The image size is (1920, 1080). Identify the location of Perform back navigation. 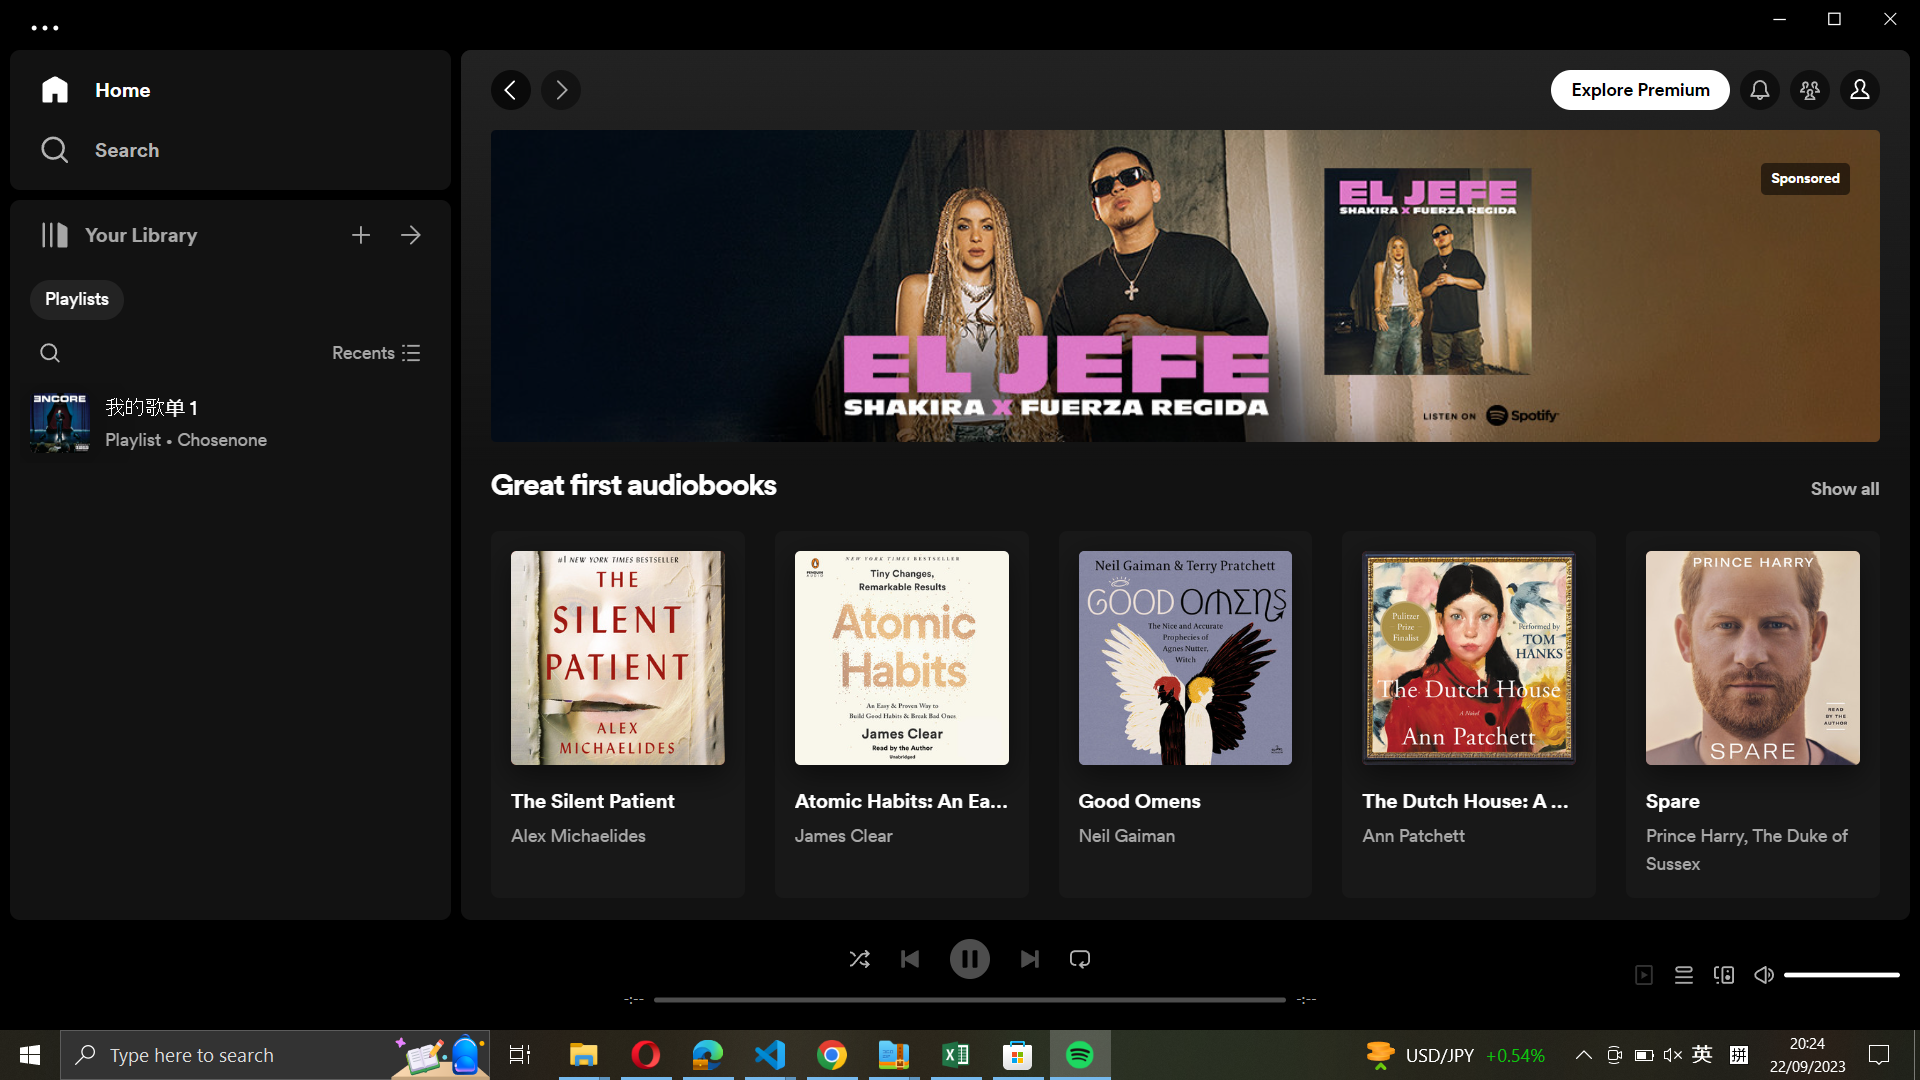
(512, 91).